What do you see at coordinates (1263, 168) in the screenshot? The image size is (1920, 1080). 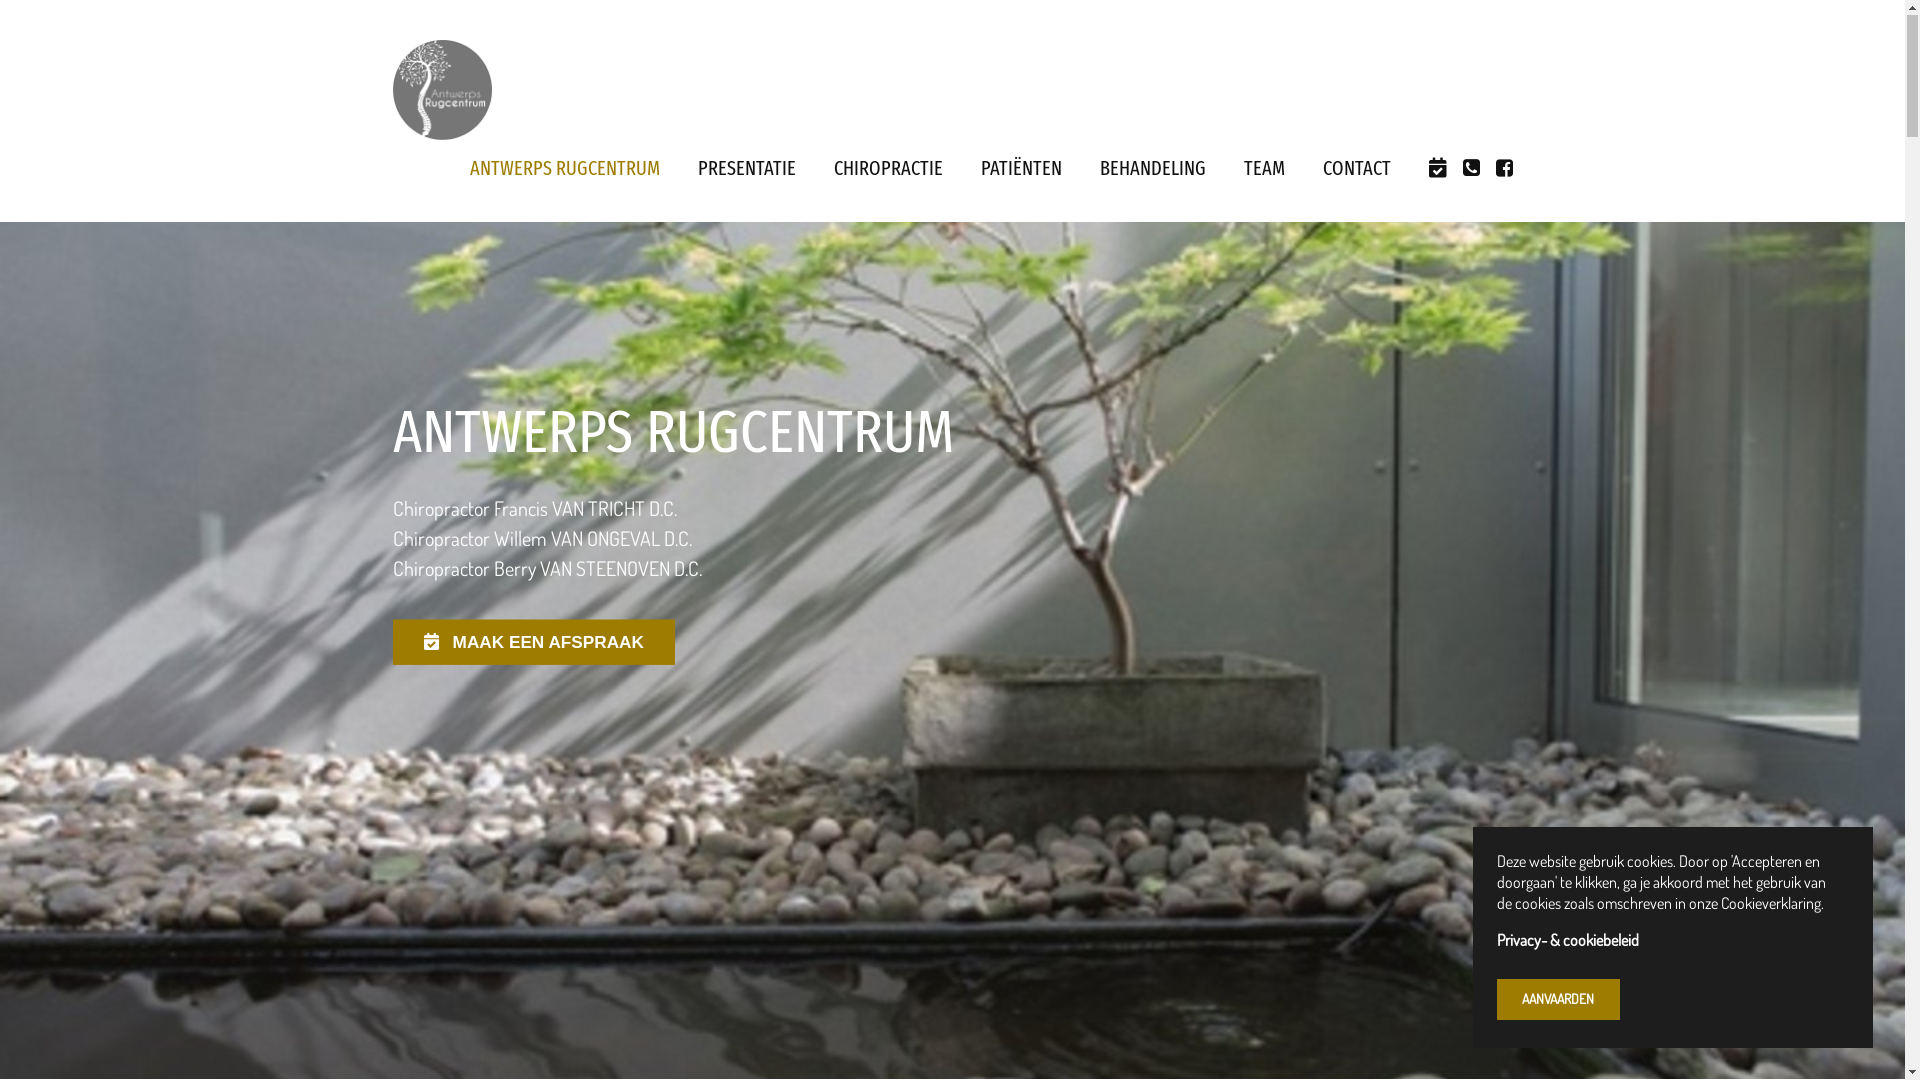 I see `'TEAM'` at bounding box center [1263, 168].